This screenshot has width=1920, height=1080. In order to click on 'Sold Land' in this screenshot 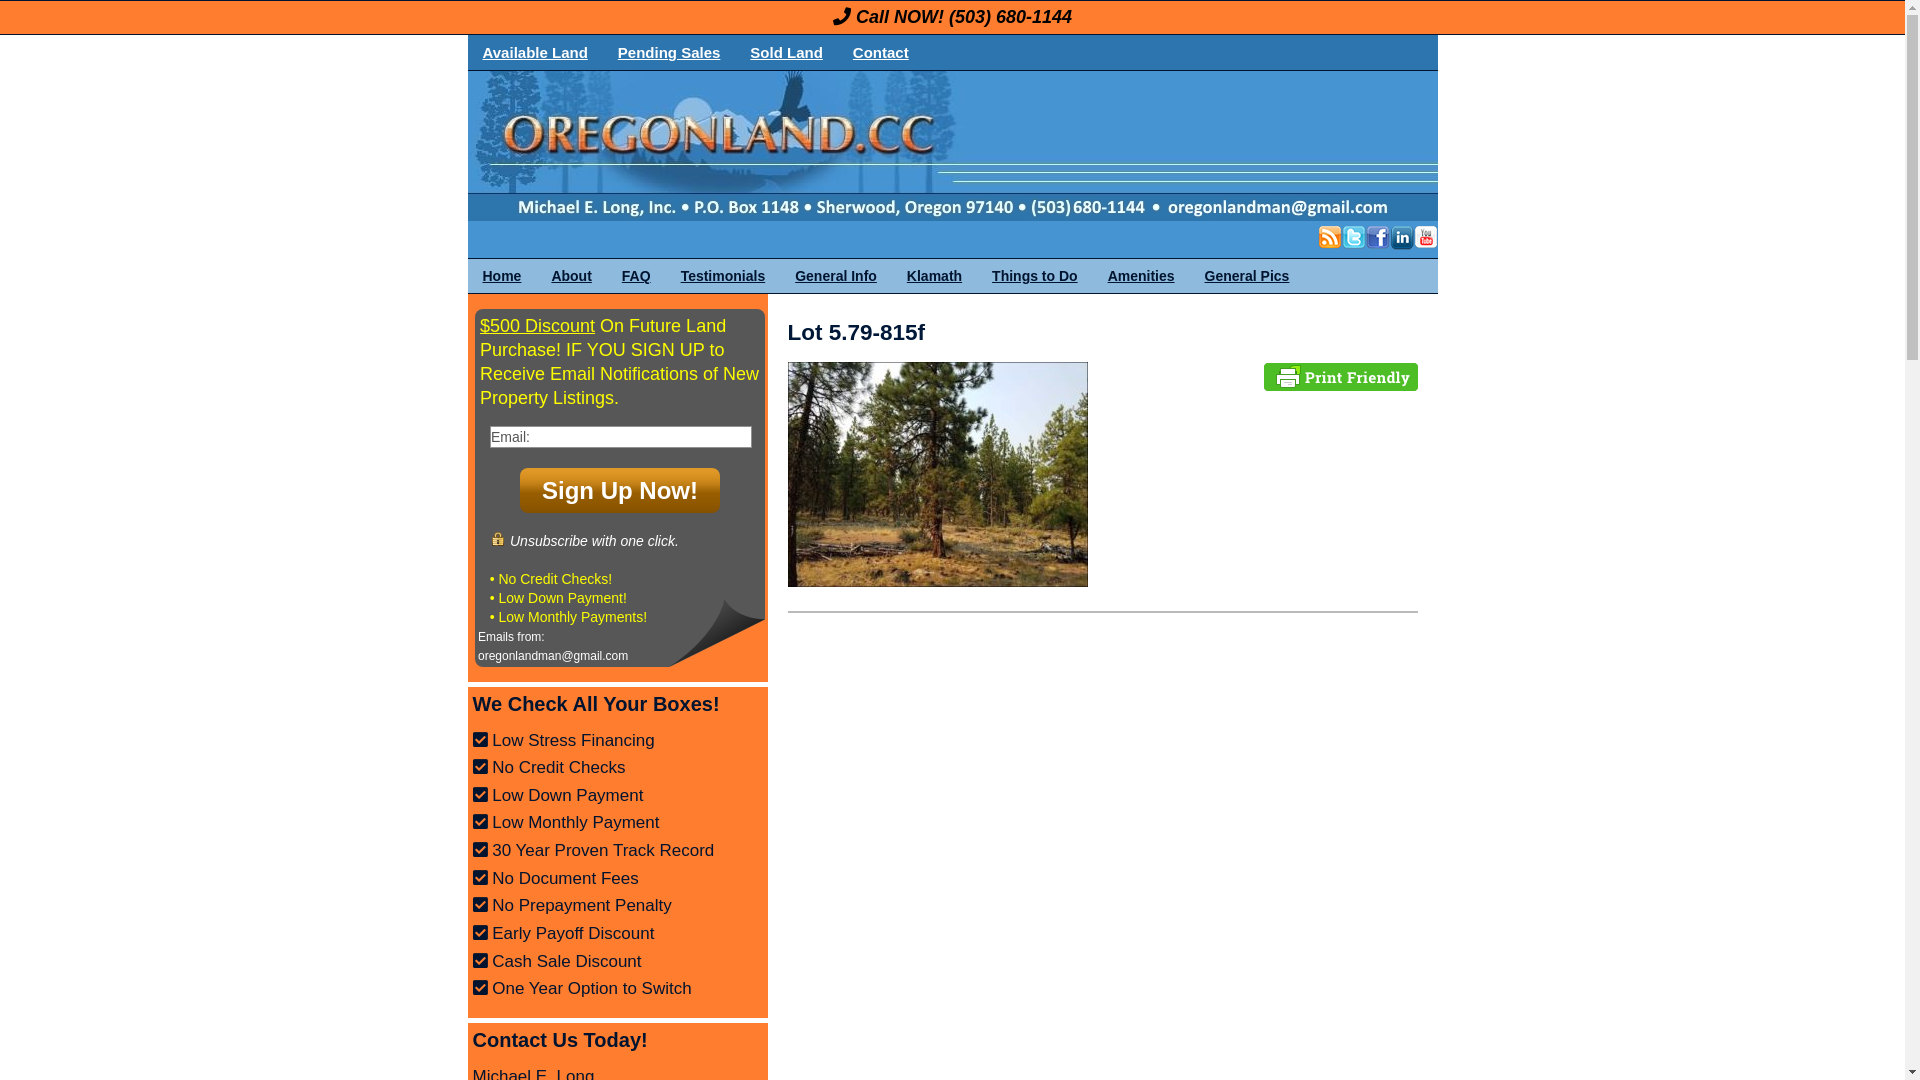, I will do `click(733, 51)`.